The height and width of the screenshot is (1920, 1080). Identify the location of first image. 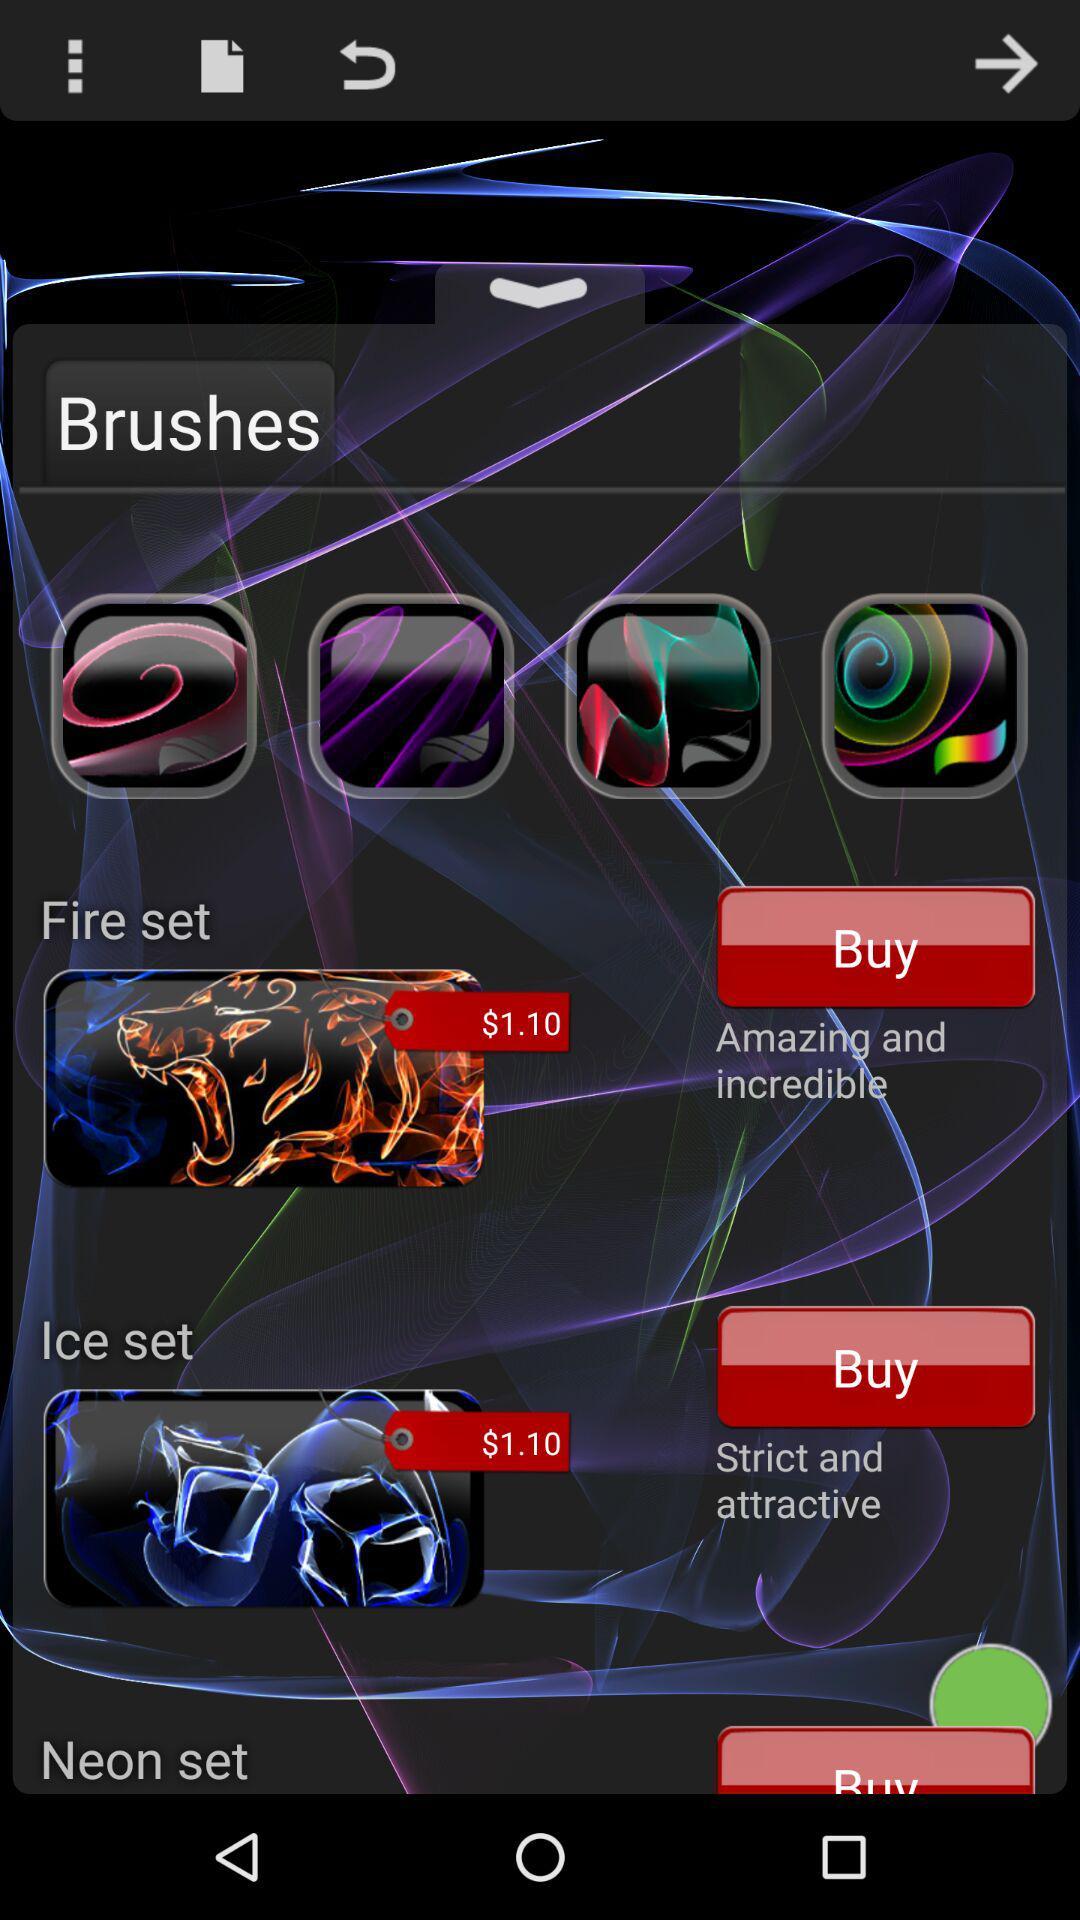
(153, 696).